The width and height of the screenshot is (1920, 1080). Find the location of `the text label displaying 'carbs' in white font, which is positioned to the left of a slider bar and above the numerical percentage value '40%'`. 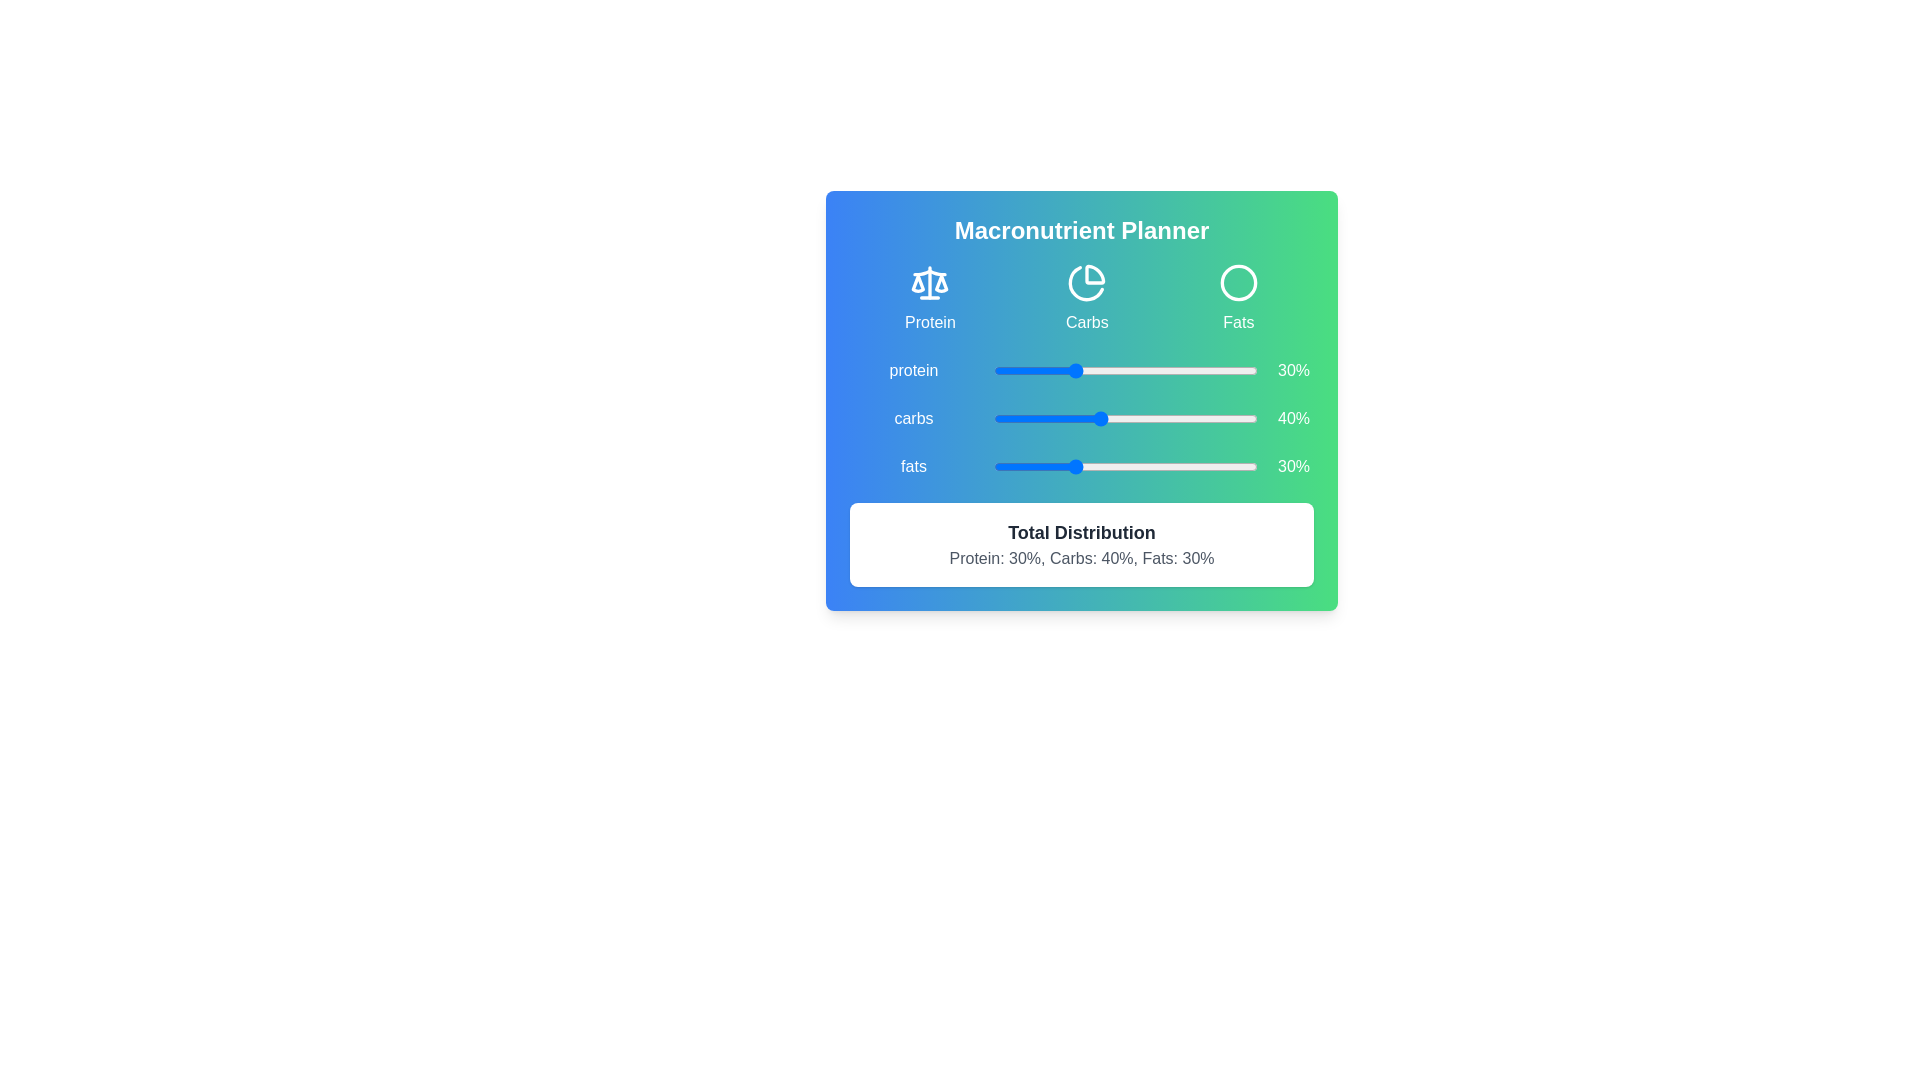

the text label displaying 'carbs' in white font, which is positioned to the left of a slider bar and above the numerical percentage value '40%' is located at coordinates (912, 418).